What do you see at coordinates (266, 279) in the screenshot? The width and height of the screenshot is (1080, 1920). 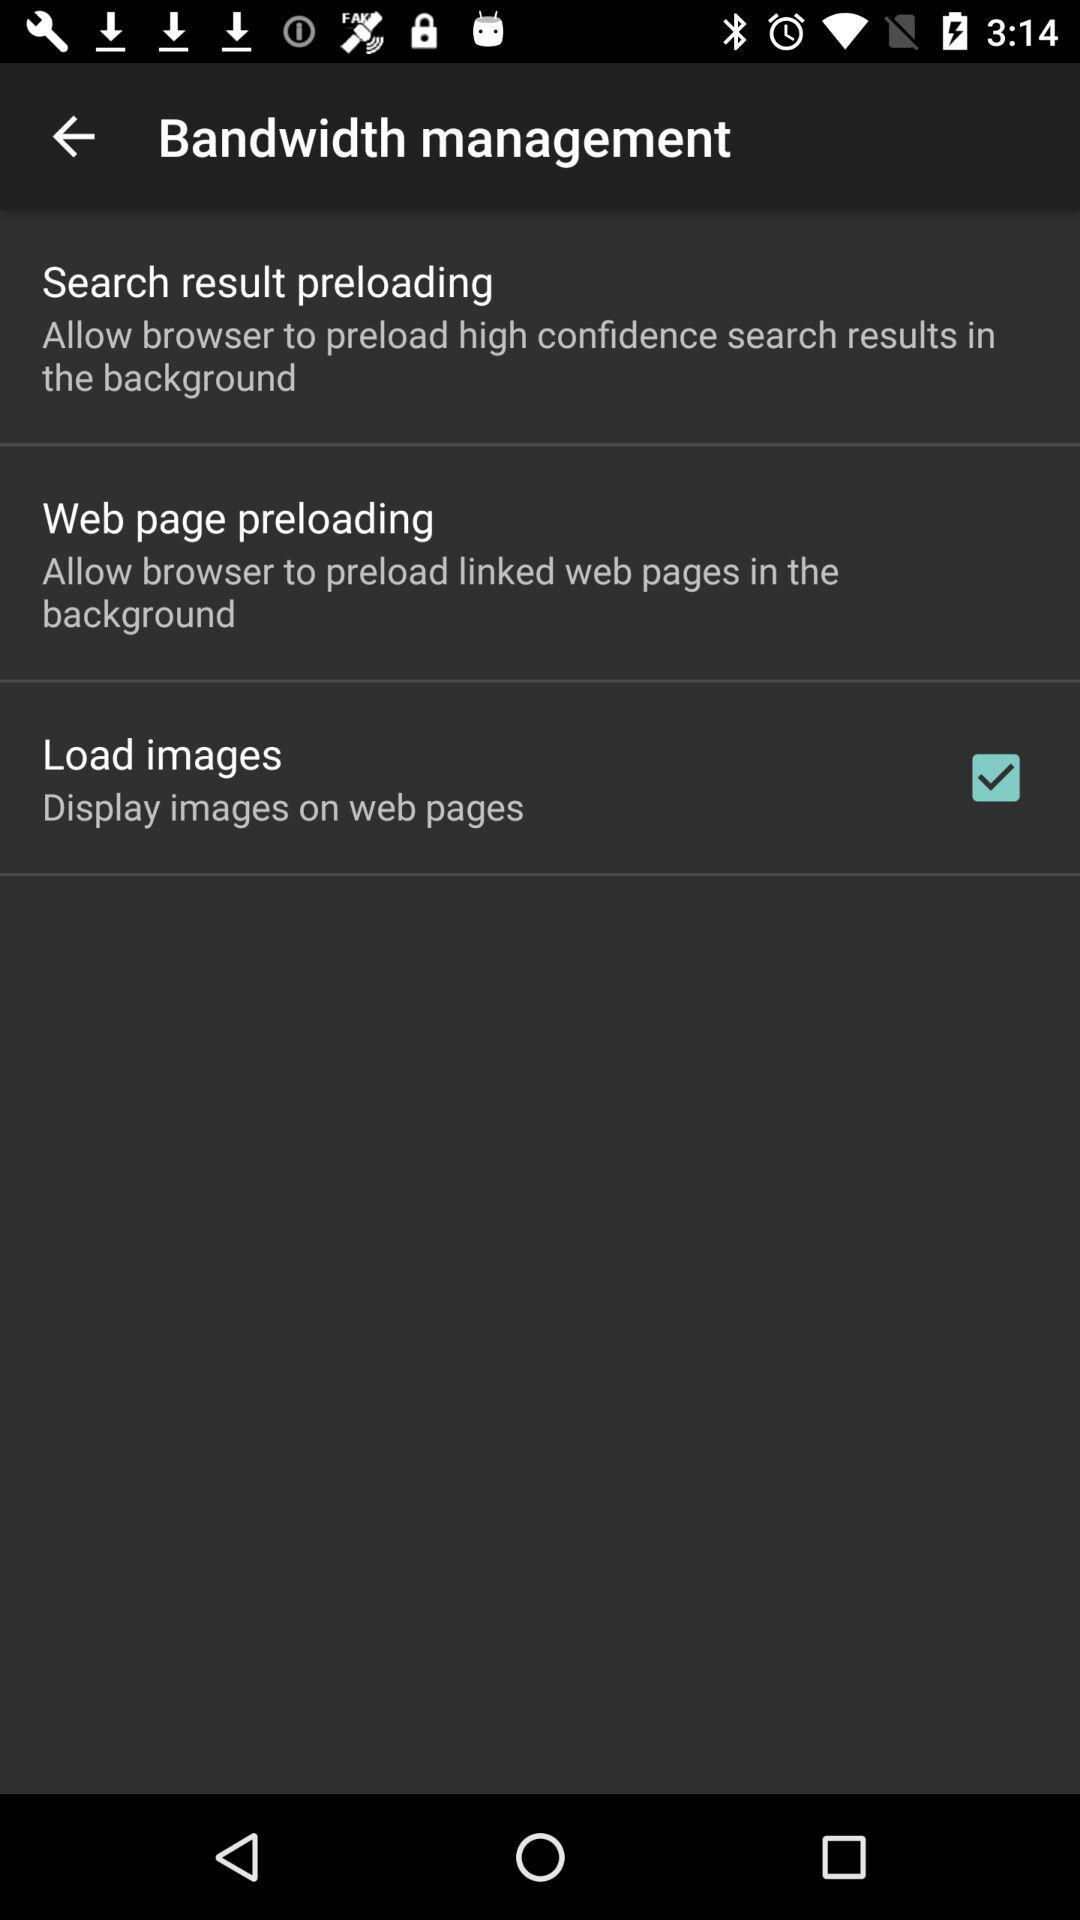 I see `search result preloading app` at bounding box center [266, 279].